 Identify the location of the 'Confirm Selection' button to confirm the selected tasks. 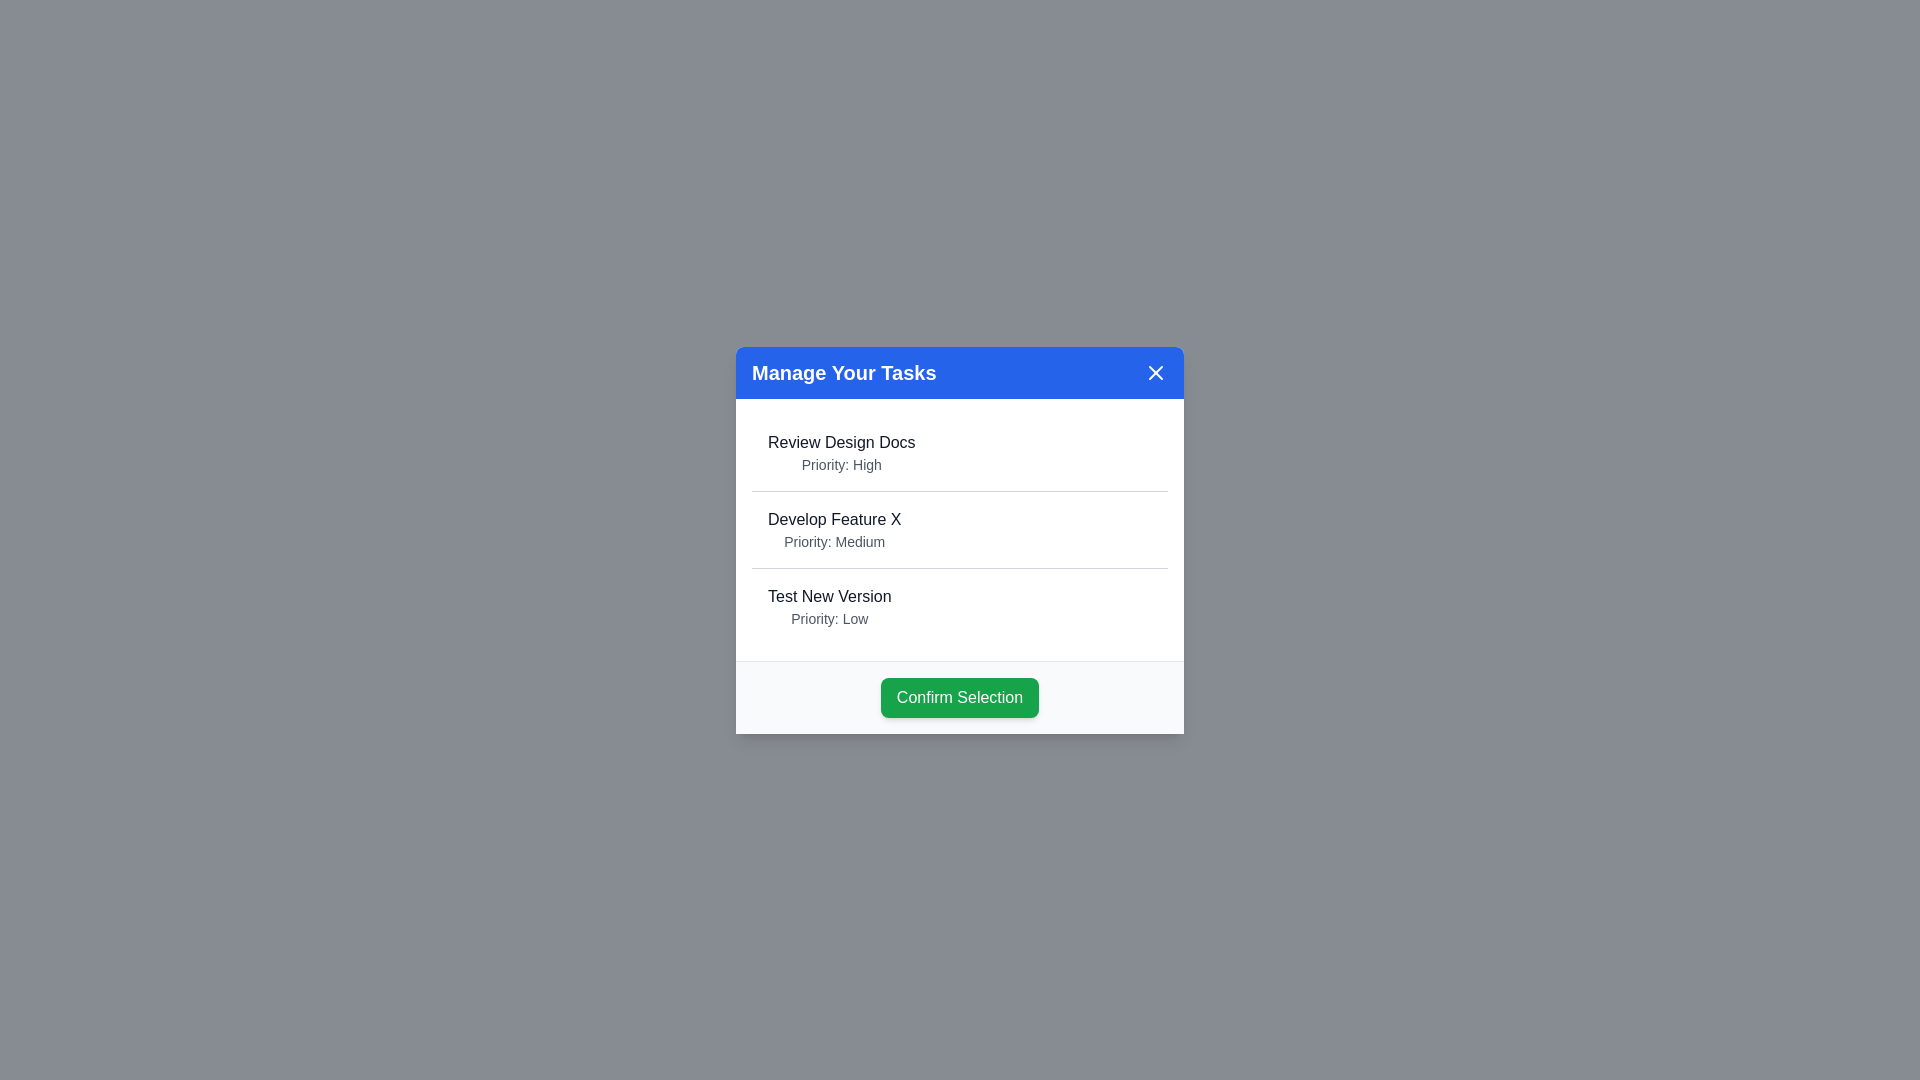
(960, 696).